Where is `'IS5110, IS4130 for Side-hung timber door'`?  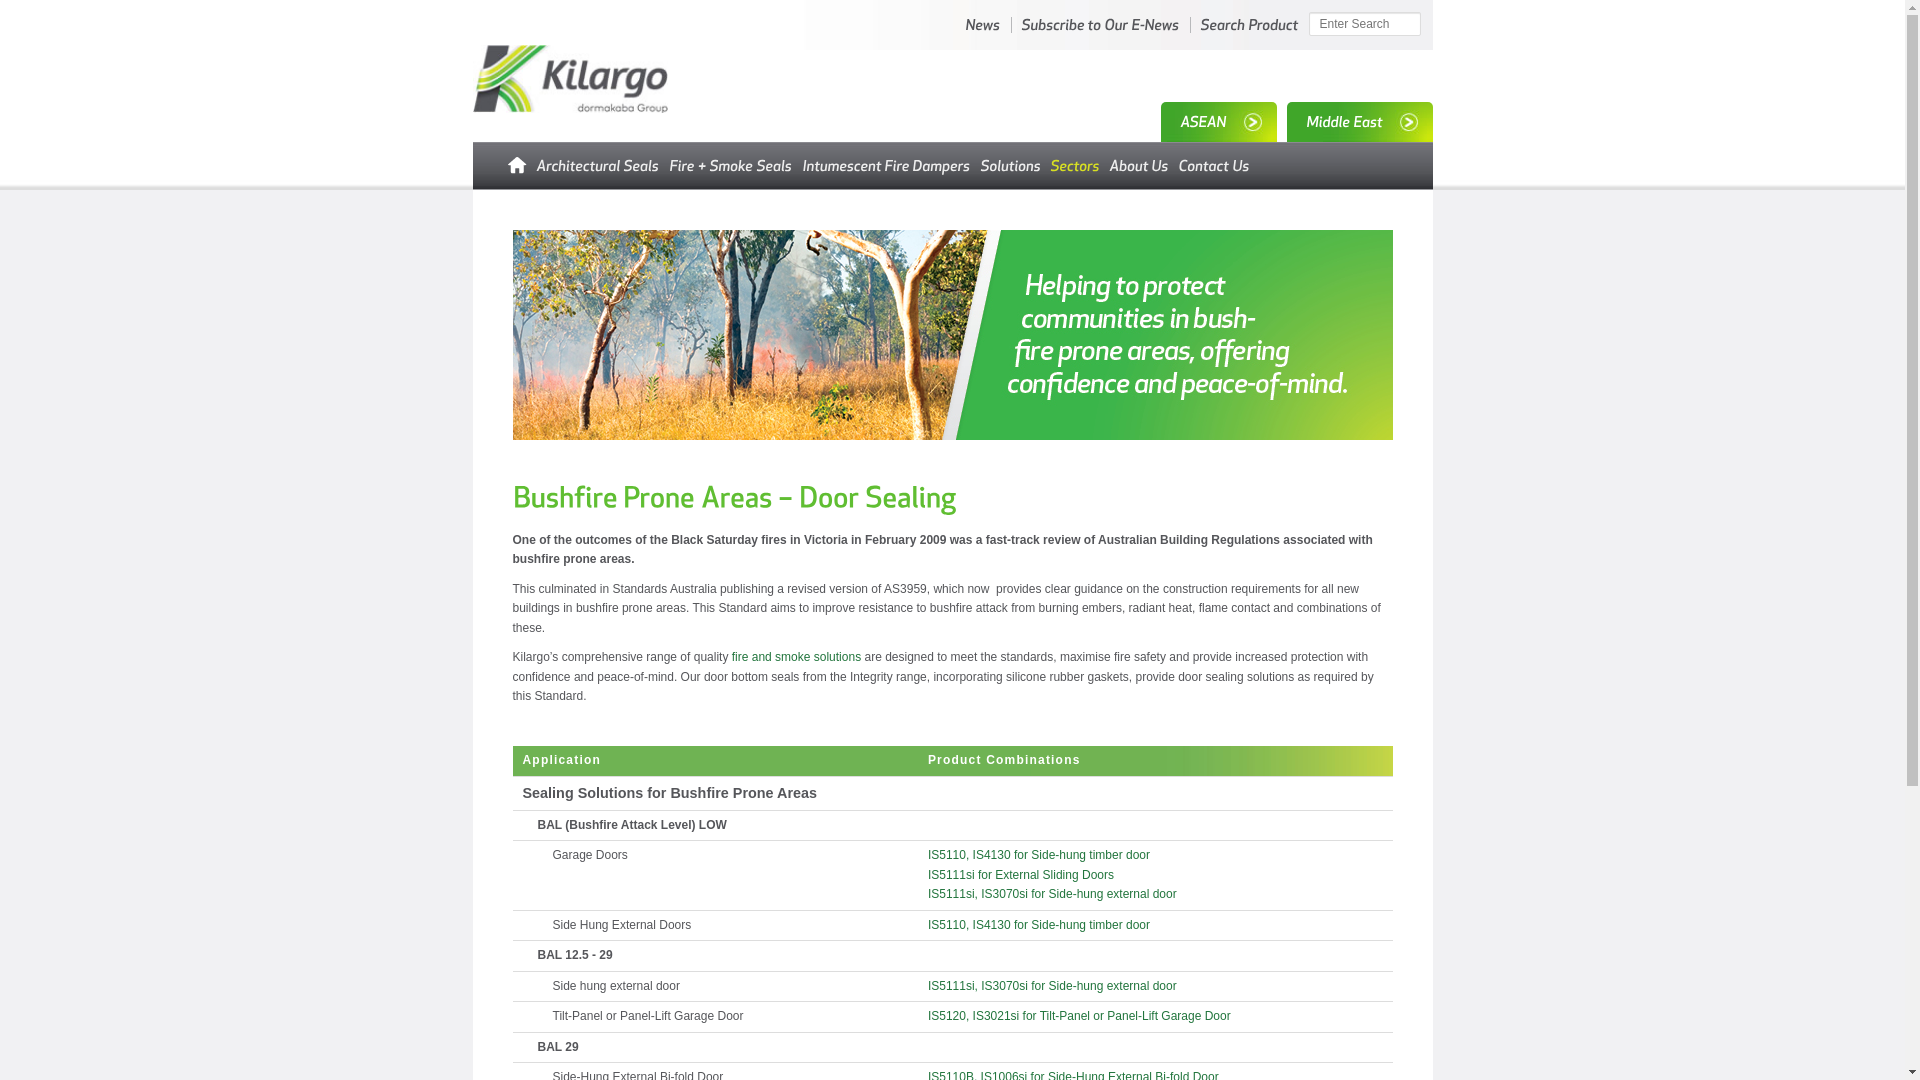 'IS5110, IS4130 for Side-hung timber door' is located at coordinates (926, 855).